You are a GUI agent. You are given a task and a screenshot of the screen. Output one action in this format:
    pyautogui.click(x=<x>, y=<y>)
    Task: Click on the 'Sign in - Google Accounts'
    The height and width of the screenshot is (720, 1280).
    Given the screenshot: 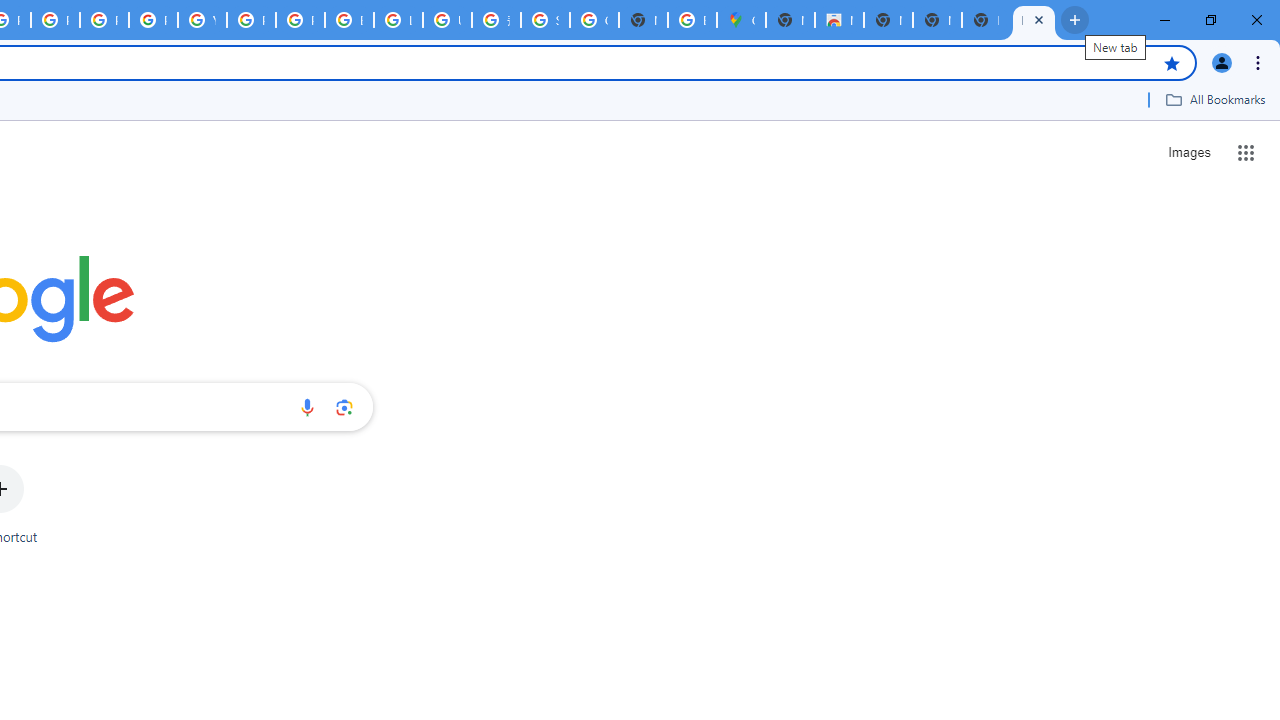 What is the action you would take?
    pyautogui.click(x=545, y=20)
    